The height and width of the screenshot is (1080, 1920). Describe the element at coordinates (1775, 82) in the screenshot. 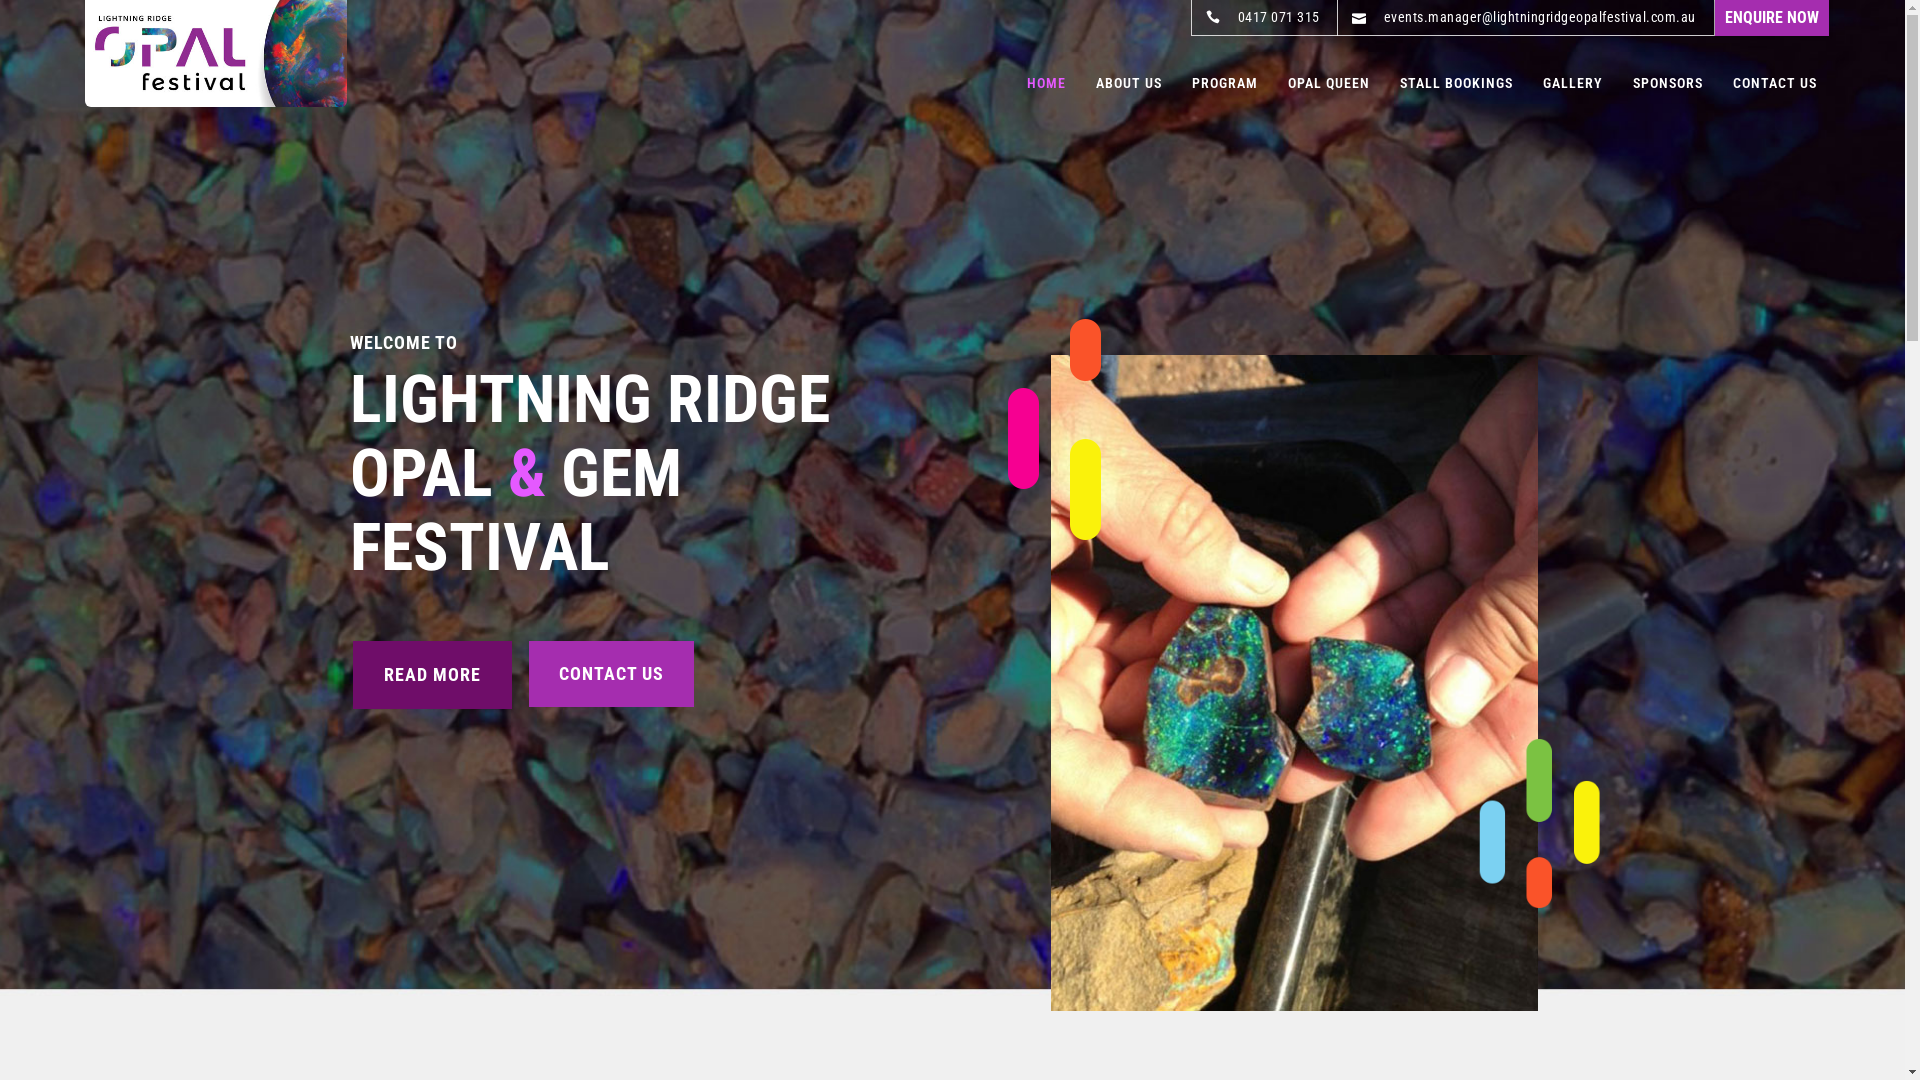

I see `'CONTACT US'` at that location.